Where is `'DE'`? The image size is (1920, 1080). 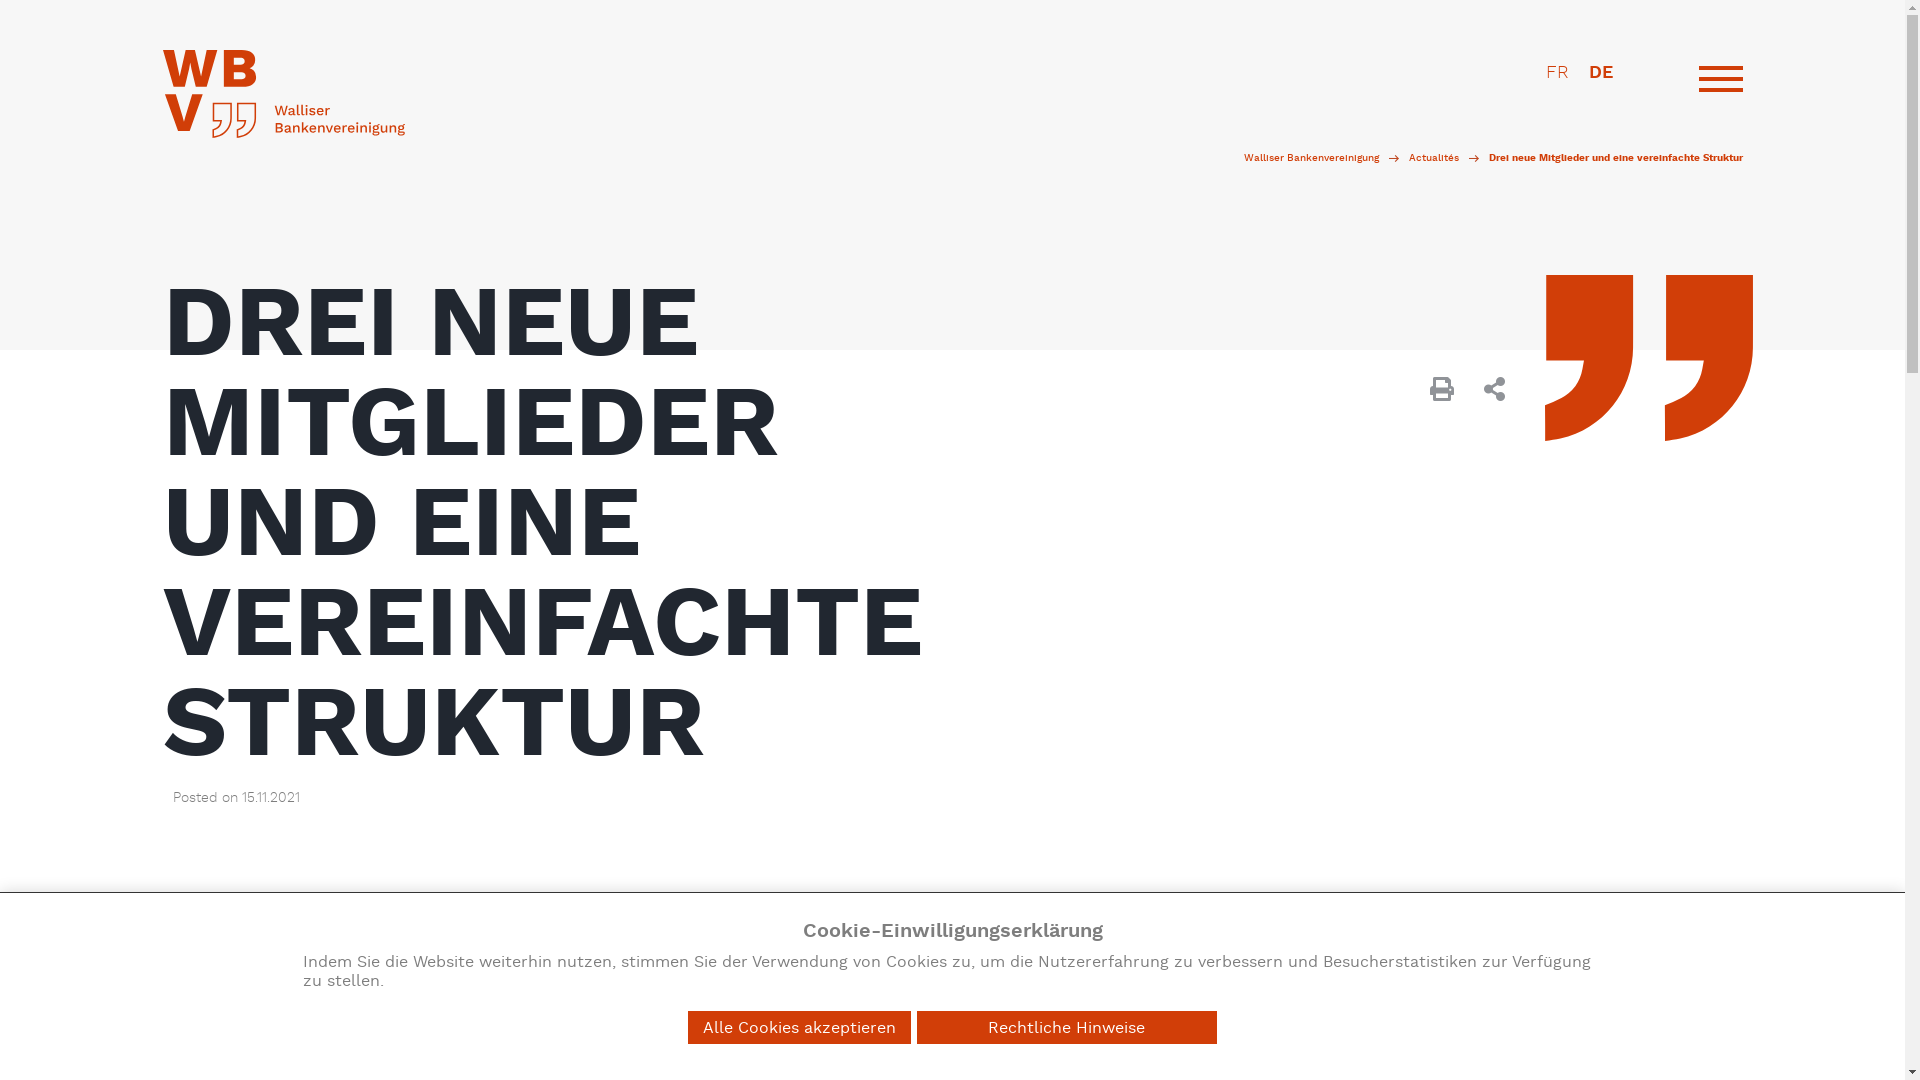
'DE' is located at coordinates (1598, 72).